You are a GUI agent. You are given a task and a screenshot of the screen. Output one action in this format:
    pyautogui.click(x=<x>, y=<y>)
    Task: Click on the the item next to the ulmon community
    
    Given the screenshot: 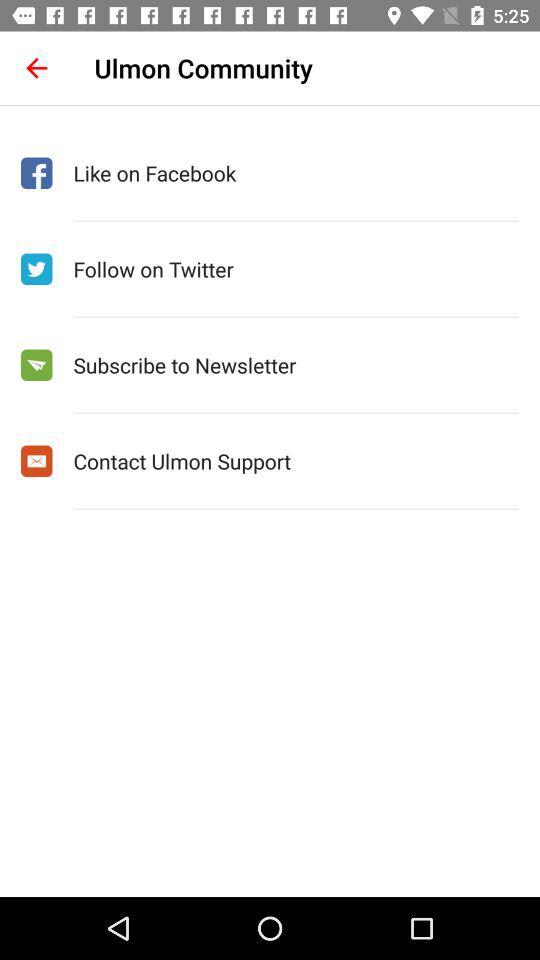 What is the action you would take?
    pyautogui.click(x=36, y=68)
    